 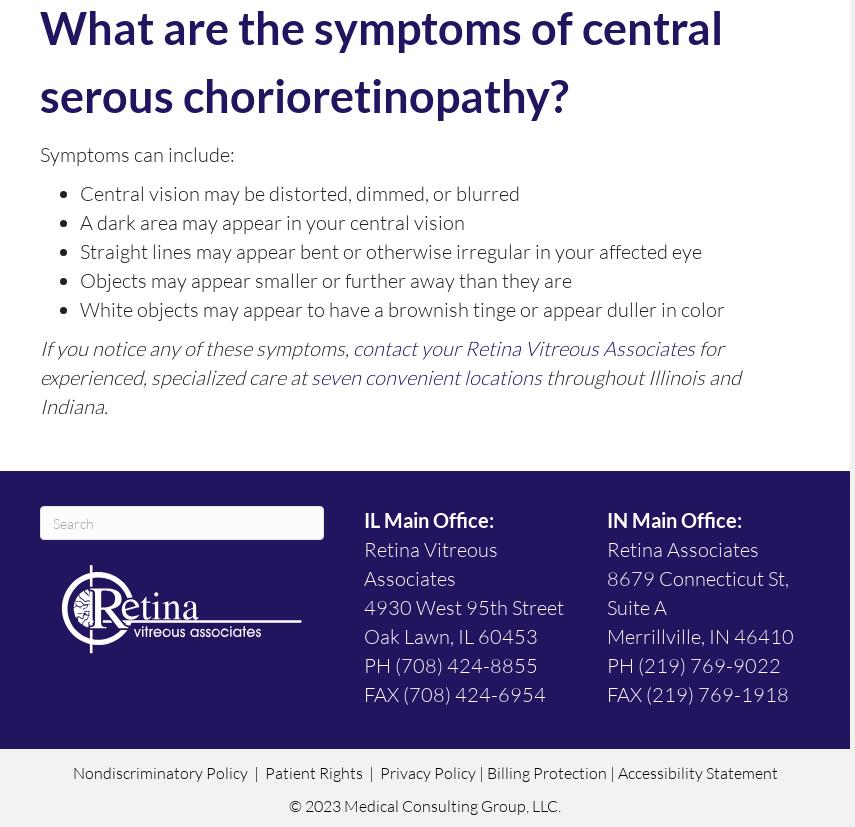 What do you see at coordinates (362, 563) in the screenshot?
I see `'Retina Vitreous Associates'` at bounding box center [362, 563].